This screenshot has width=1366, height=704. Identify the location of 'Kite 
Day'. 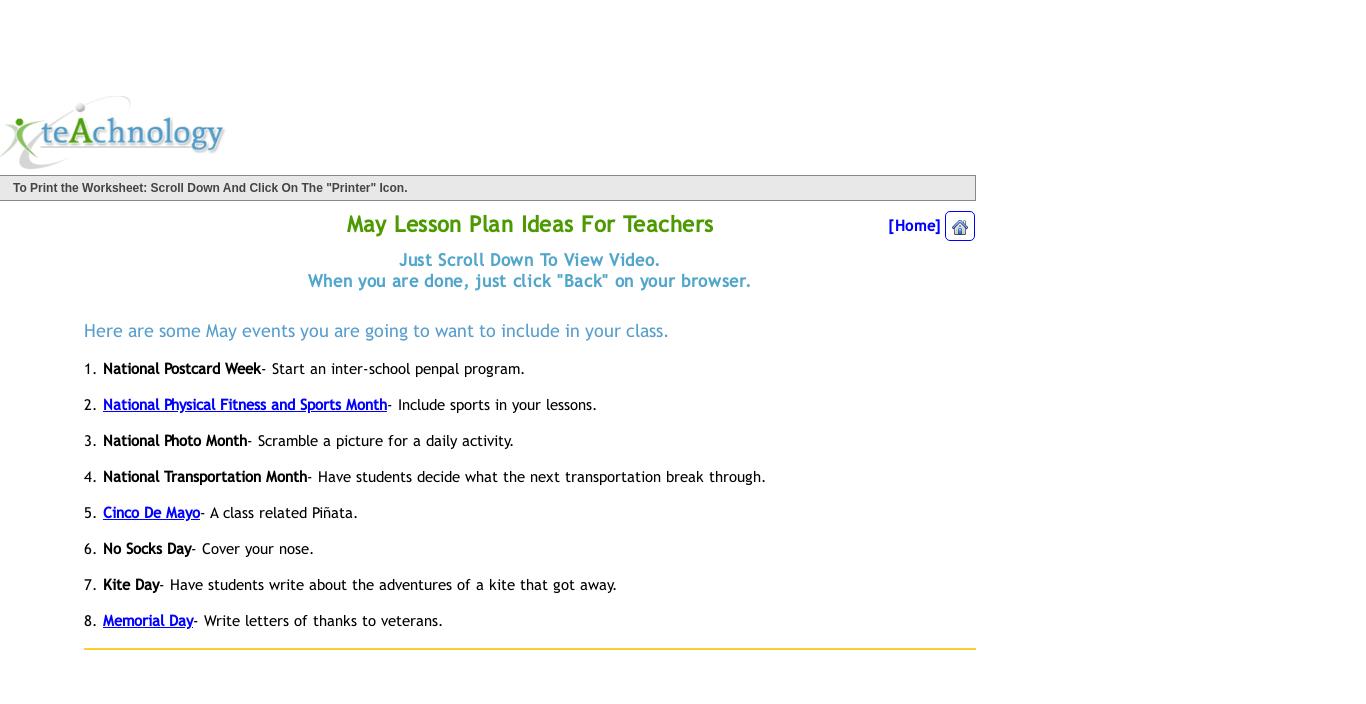
(129, 582).